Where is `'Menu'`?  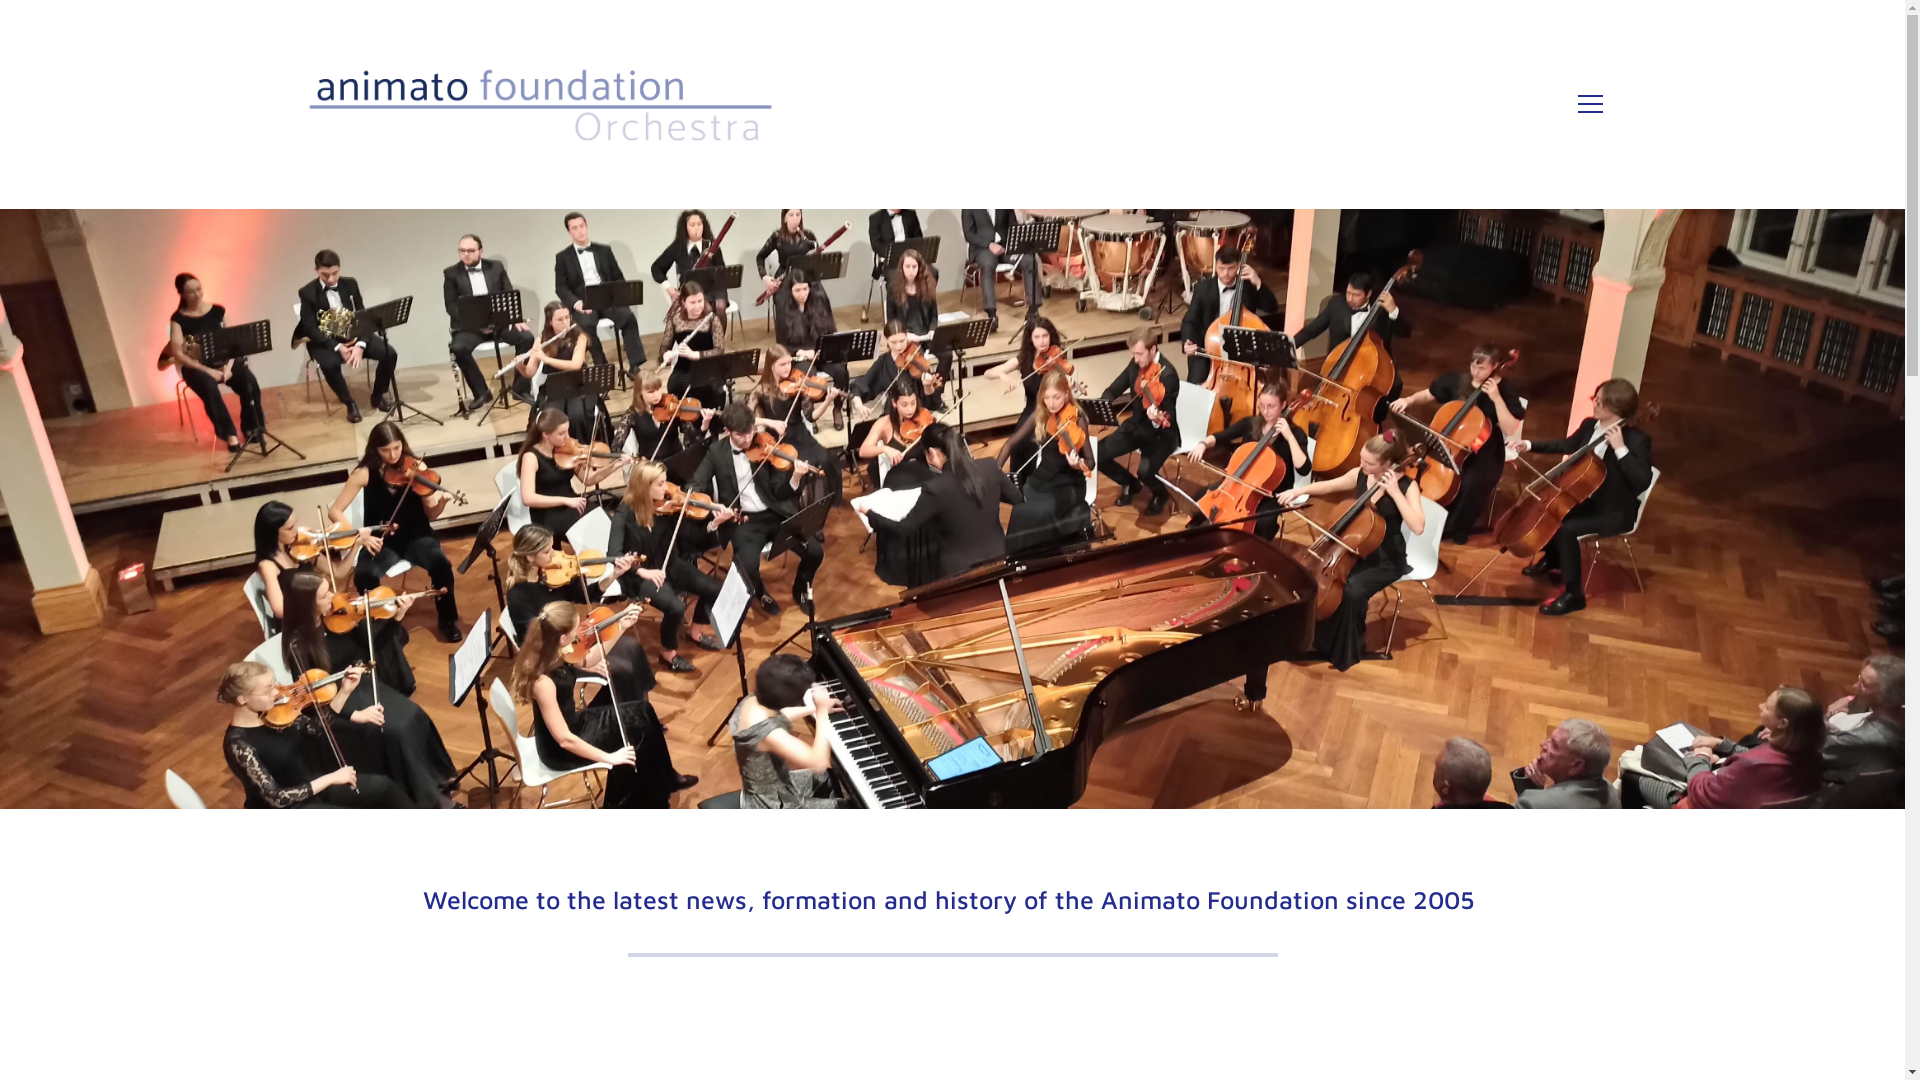
'Menu' is located at coordinates (1577, 104).